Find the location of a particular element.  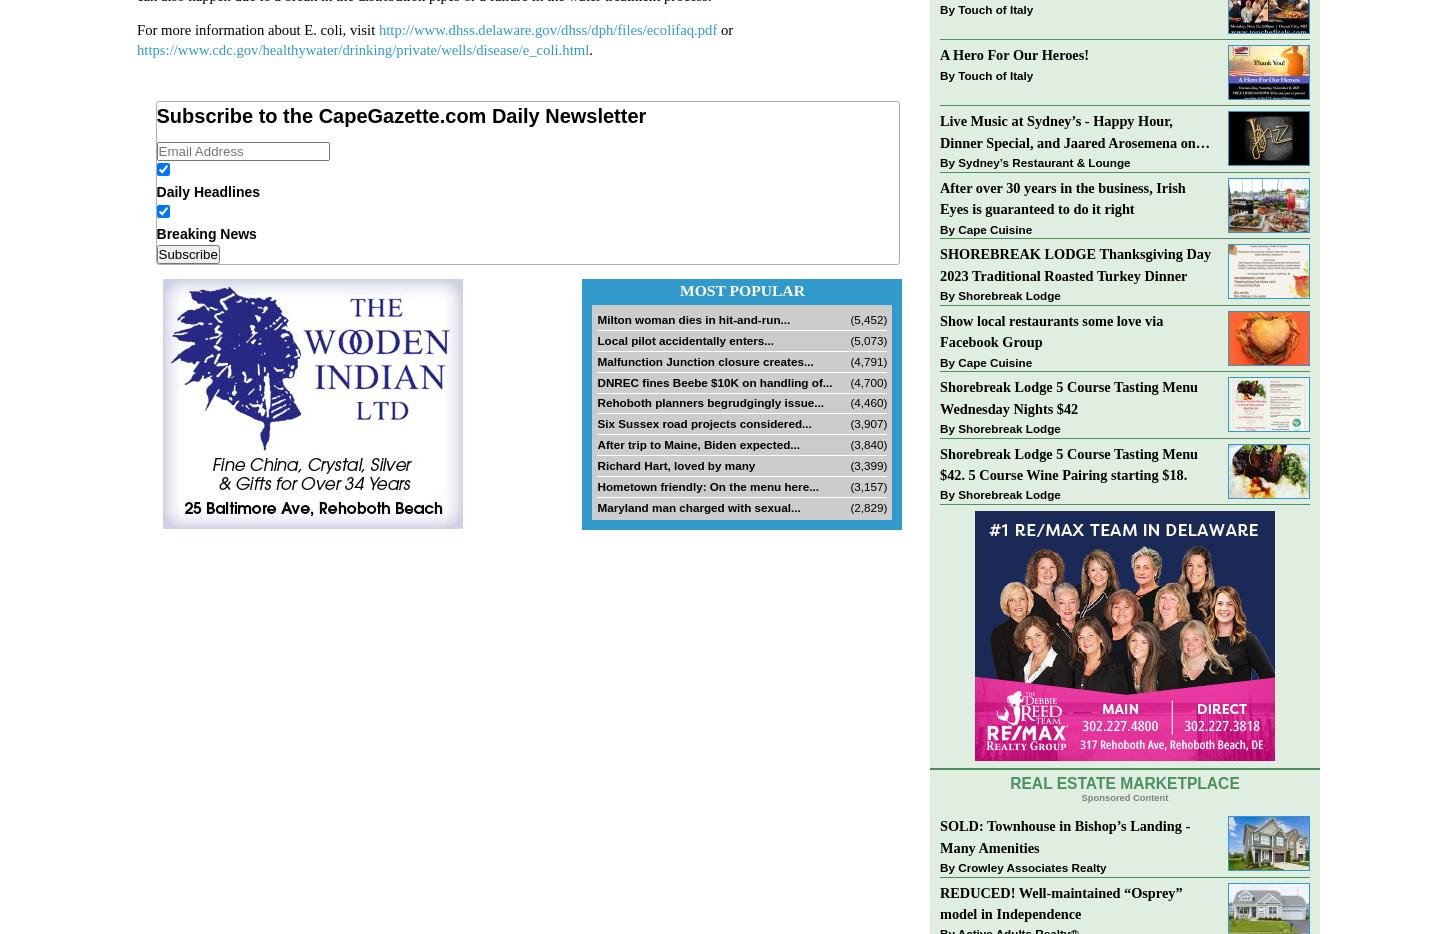

'Malfunction Junction closure creates...' is located at coordinates (596, 360).